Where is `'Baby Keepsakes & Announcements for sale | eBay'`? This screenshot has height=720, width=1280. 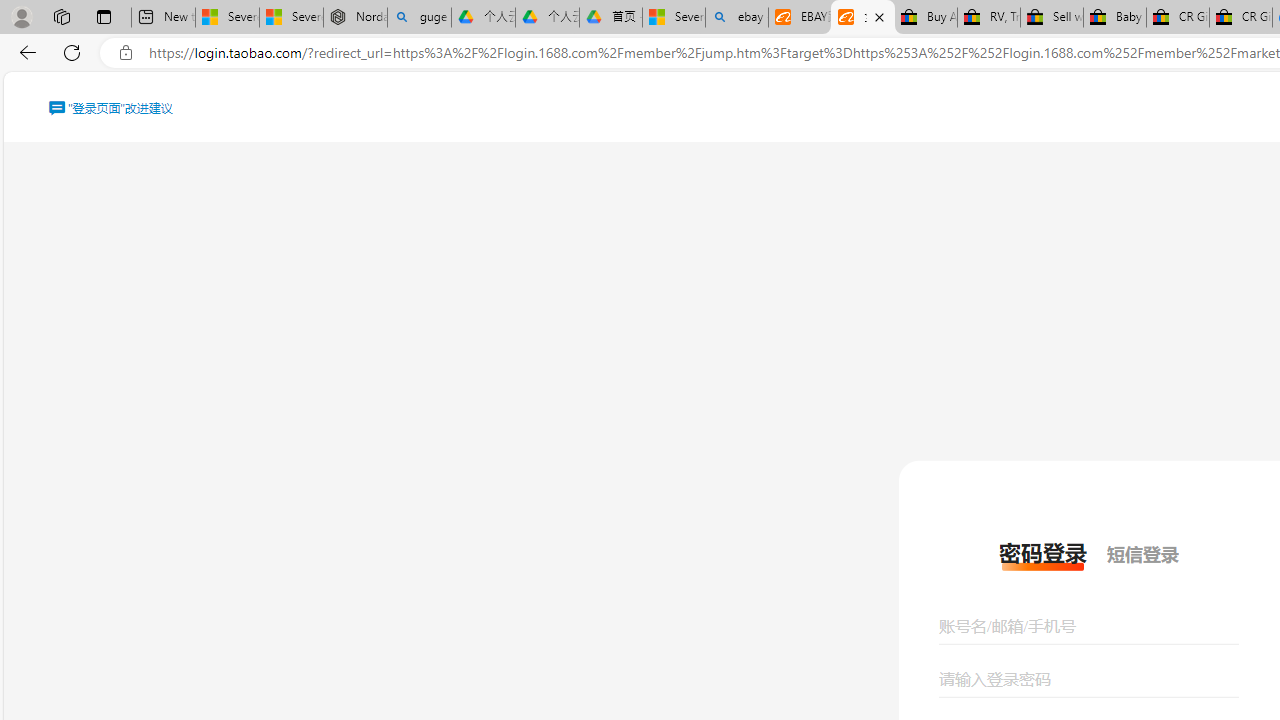 'Baby Keepsakes & Announcements for sale | eBay' is located at coordinates (1113, 17).